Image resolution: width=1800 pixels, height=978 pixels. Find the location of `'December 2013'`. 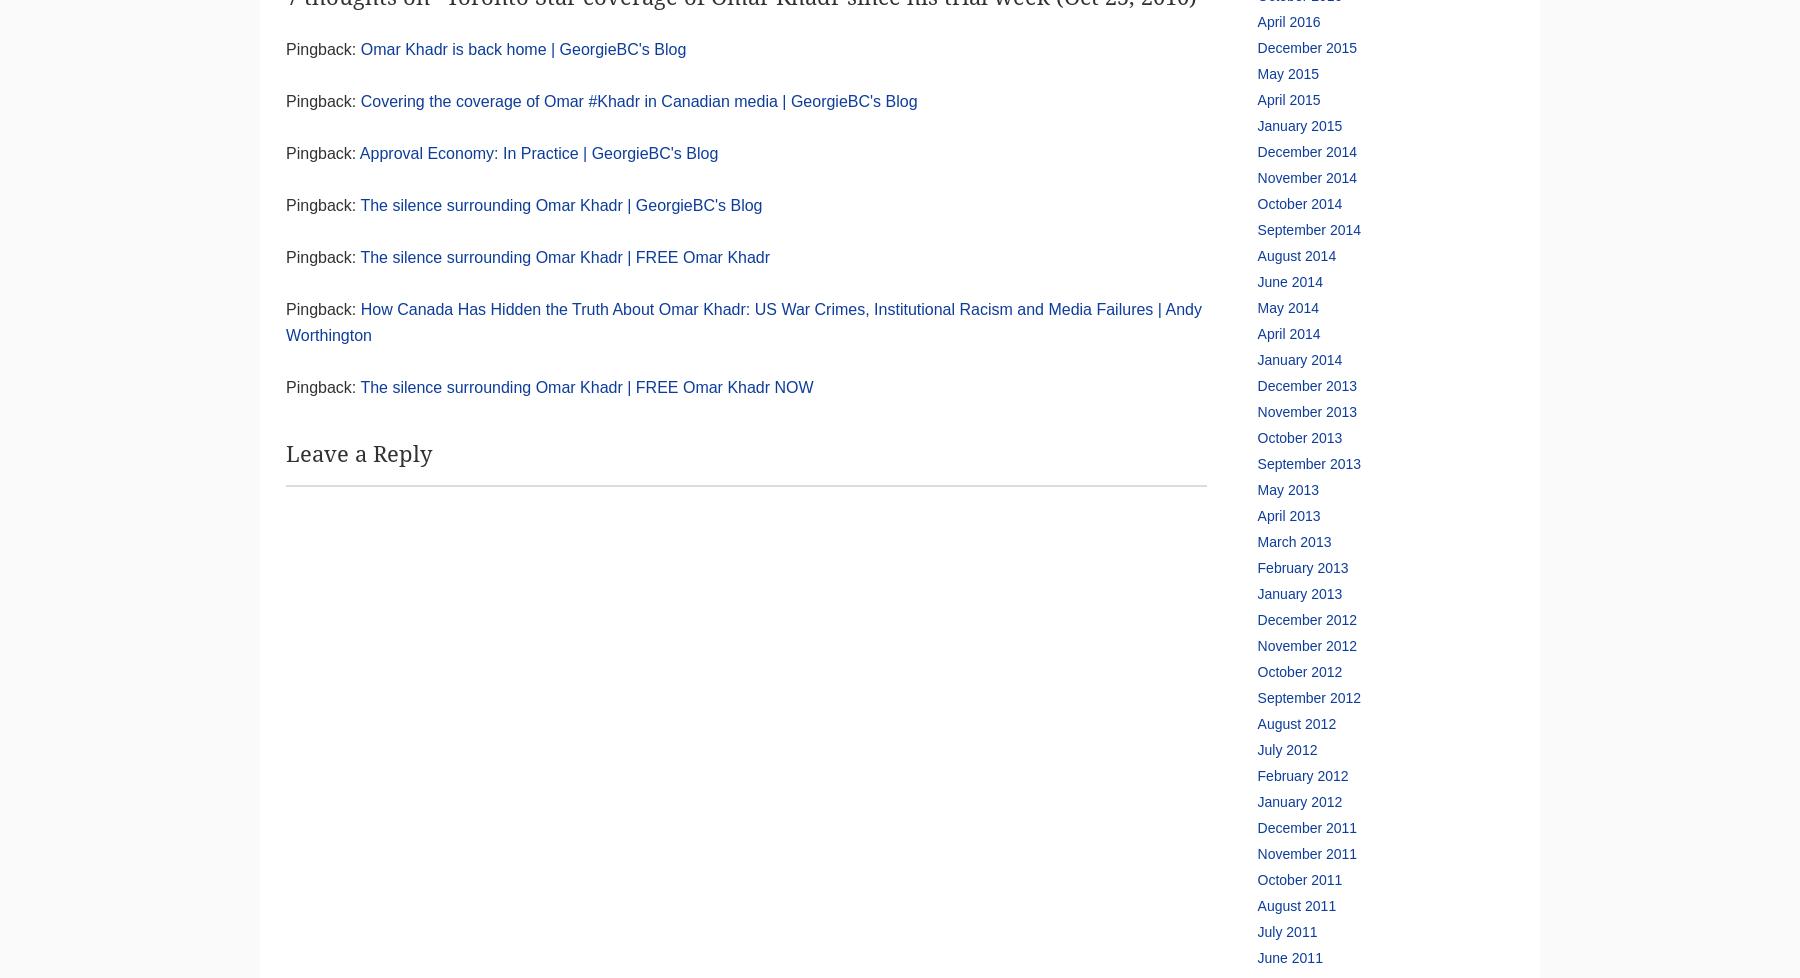

'December 2013' is located at coordinates (1306, 385).